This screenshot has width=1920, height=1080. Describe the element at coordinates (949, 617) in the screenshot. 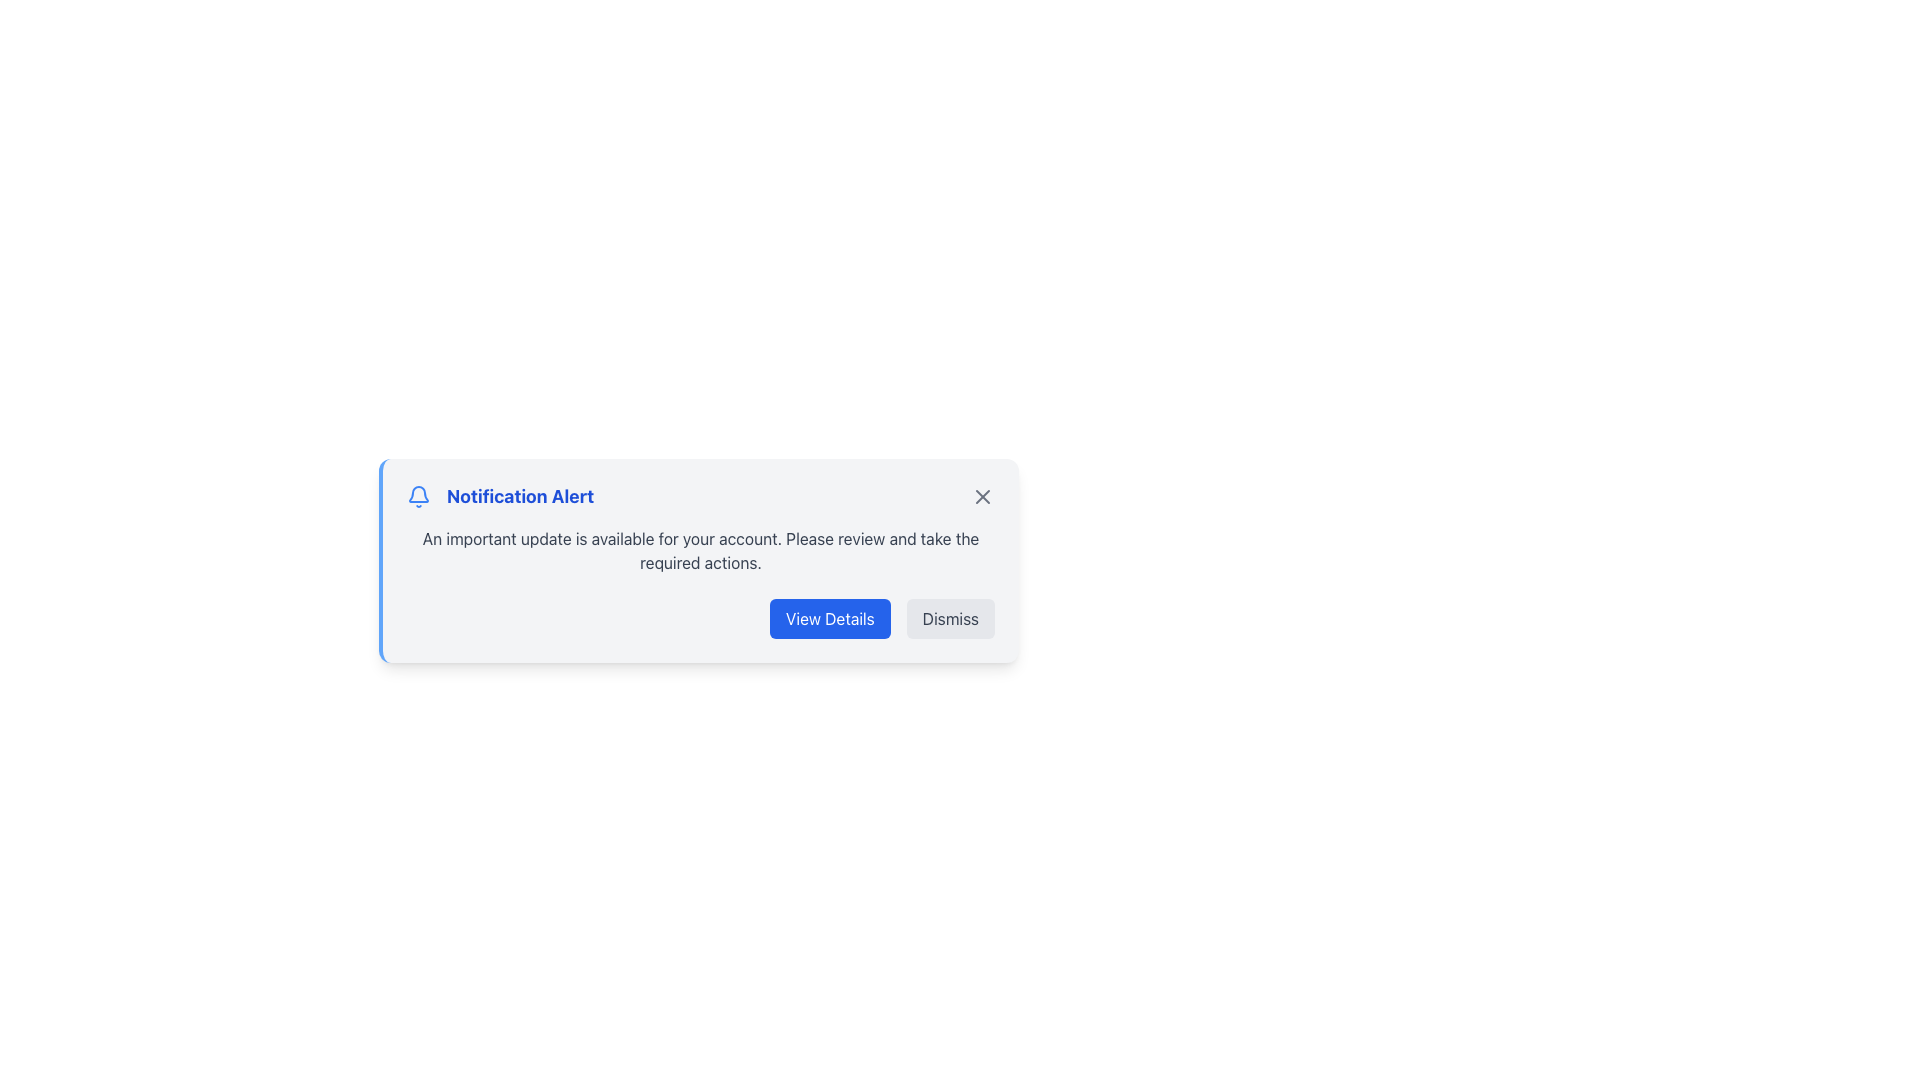

I see `the dismiss button located at the bottom-right corner of the notification panel` at that location.